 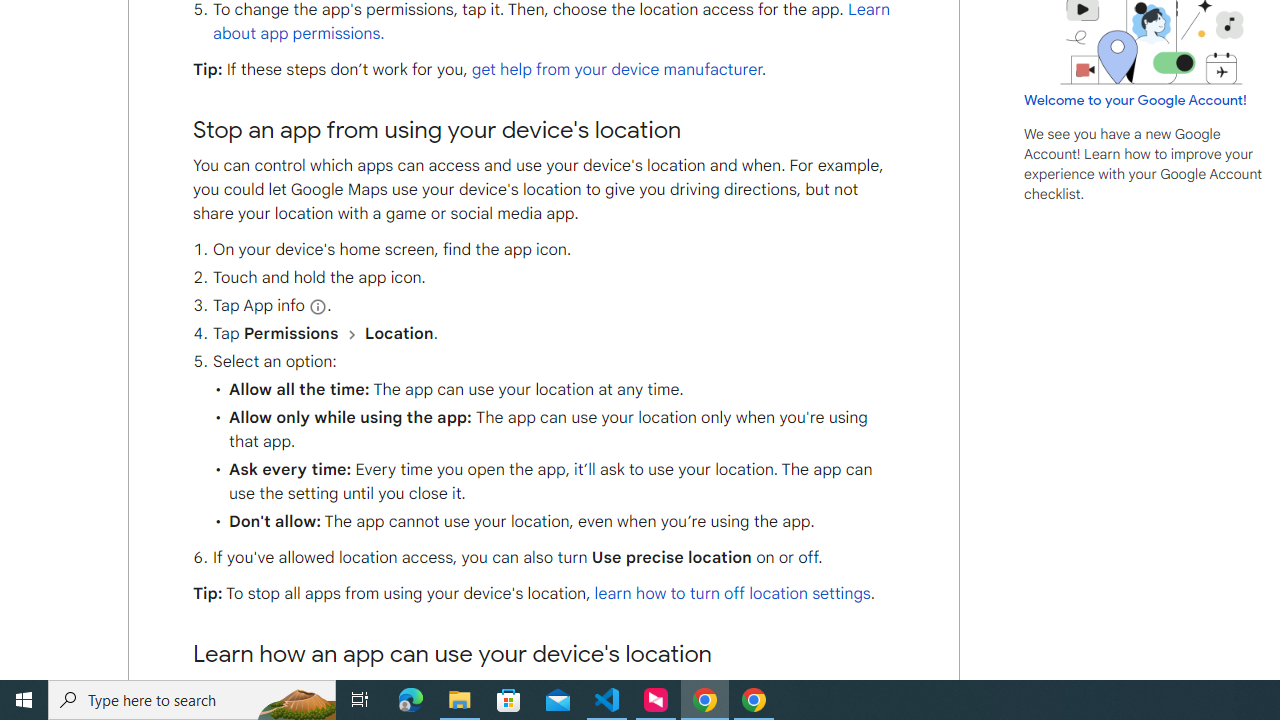 I want to click on 'get help from your device manufacturer', so click(x=615, y=68).